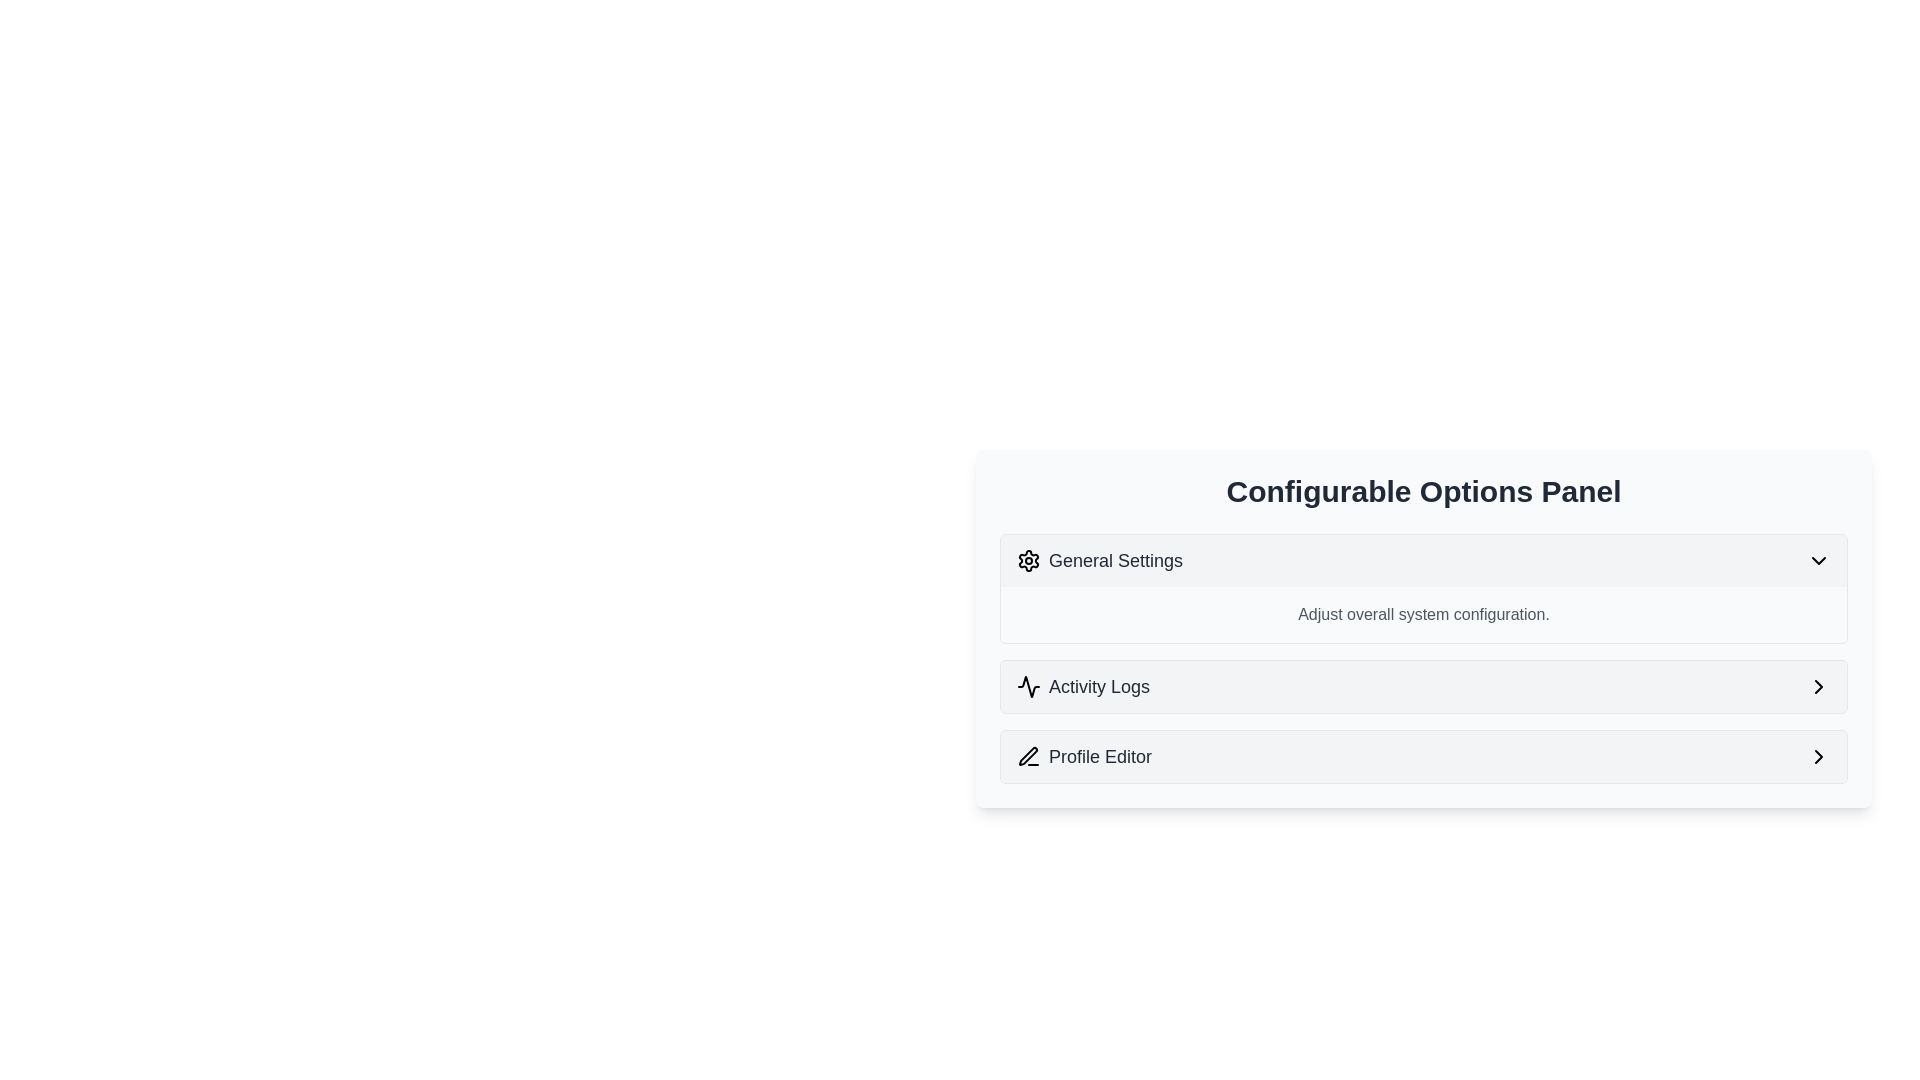 This screenshot has height=1080, width=1920. What do you see at coordinates (1423, 756) in the screenshot?
I see `the third navigation link in the vertically arranged list of menu options` at bounding box center [1423, 756].